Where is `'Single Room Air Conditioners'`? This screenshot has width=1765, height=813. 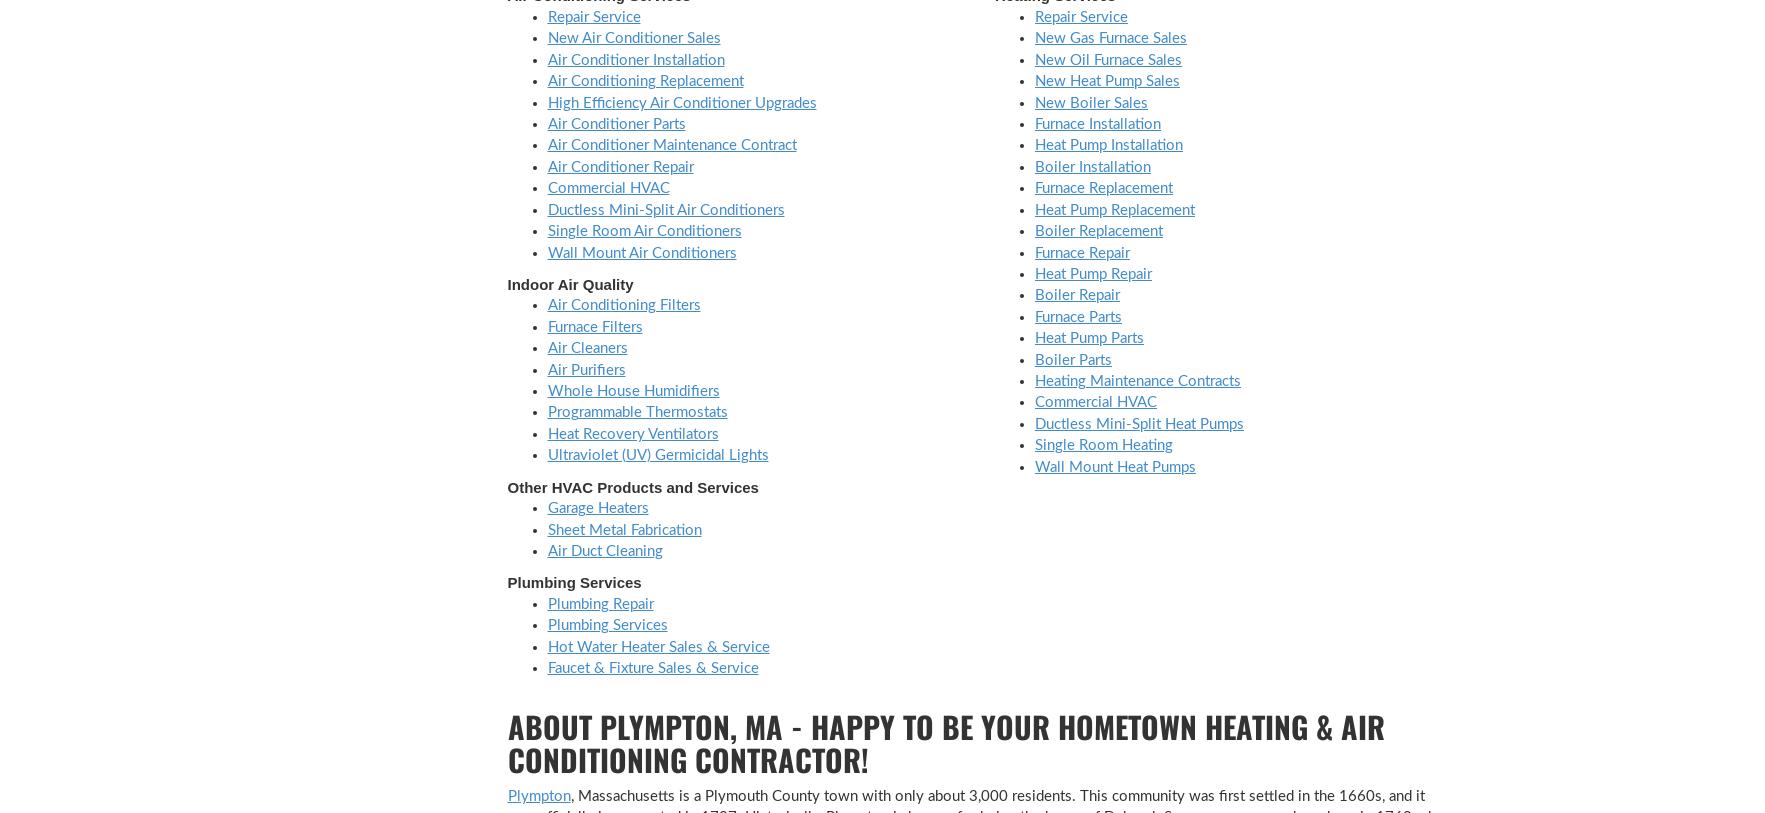
'Single Room Air Conditioners' is located at coordinates (545, 230).